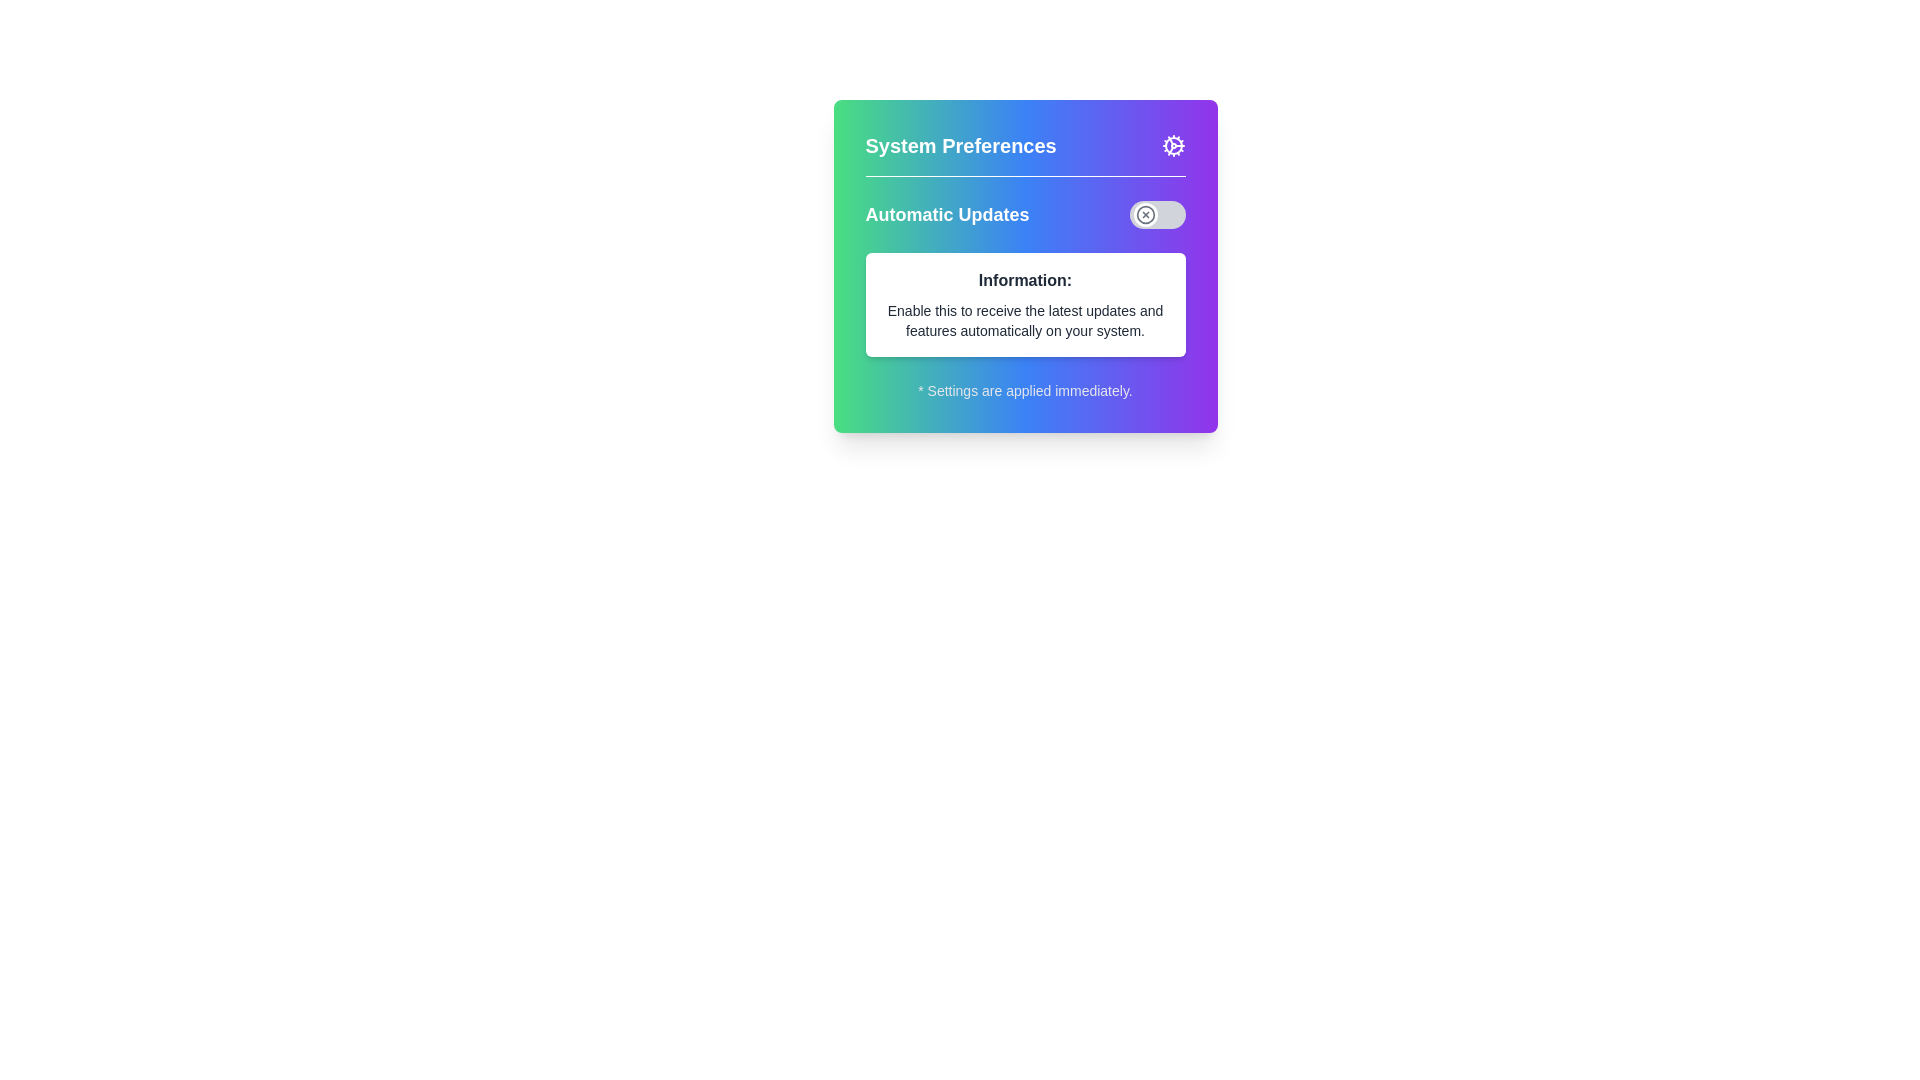 This screenshot has height=1080, width=1920. What do you see at coordinates (1025, 304) in the screenshot?
I see `the Informational text block that provides detailed information about enabling automatic updates, located below the 'Automatic Updates' label and toggle switch` at bounding box center [1025, 304].